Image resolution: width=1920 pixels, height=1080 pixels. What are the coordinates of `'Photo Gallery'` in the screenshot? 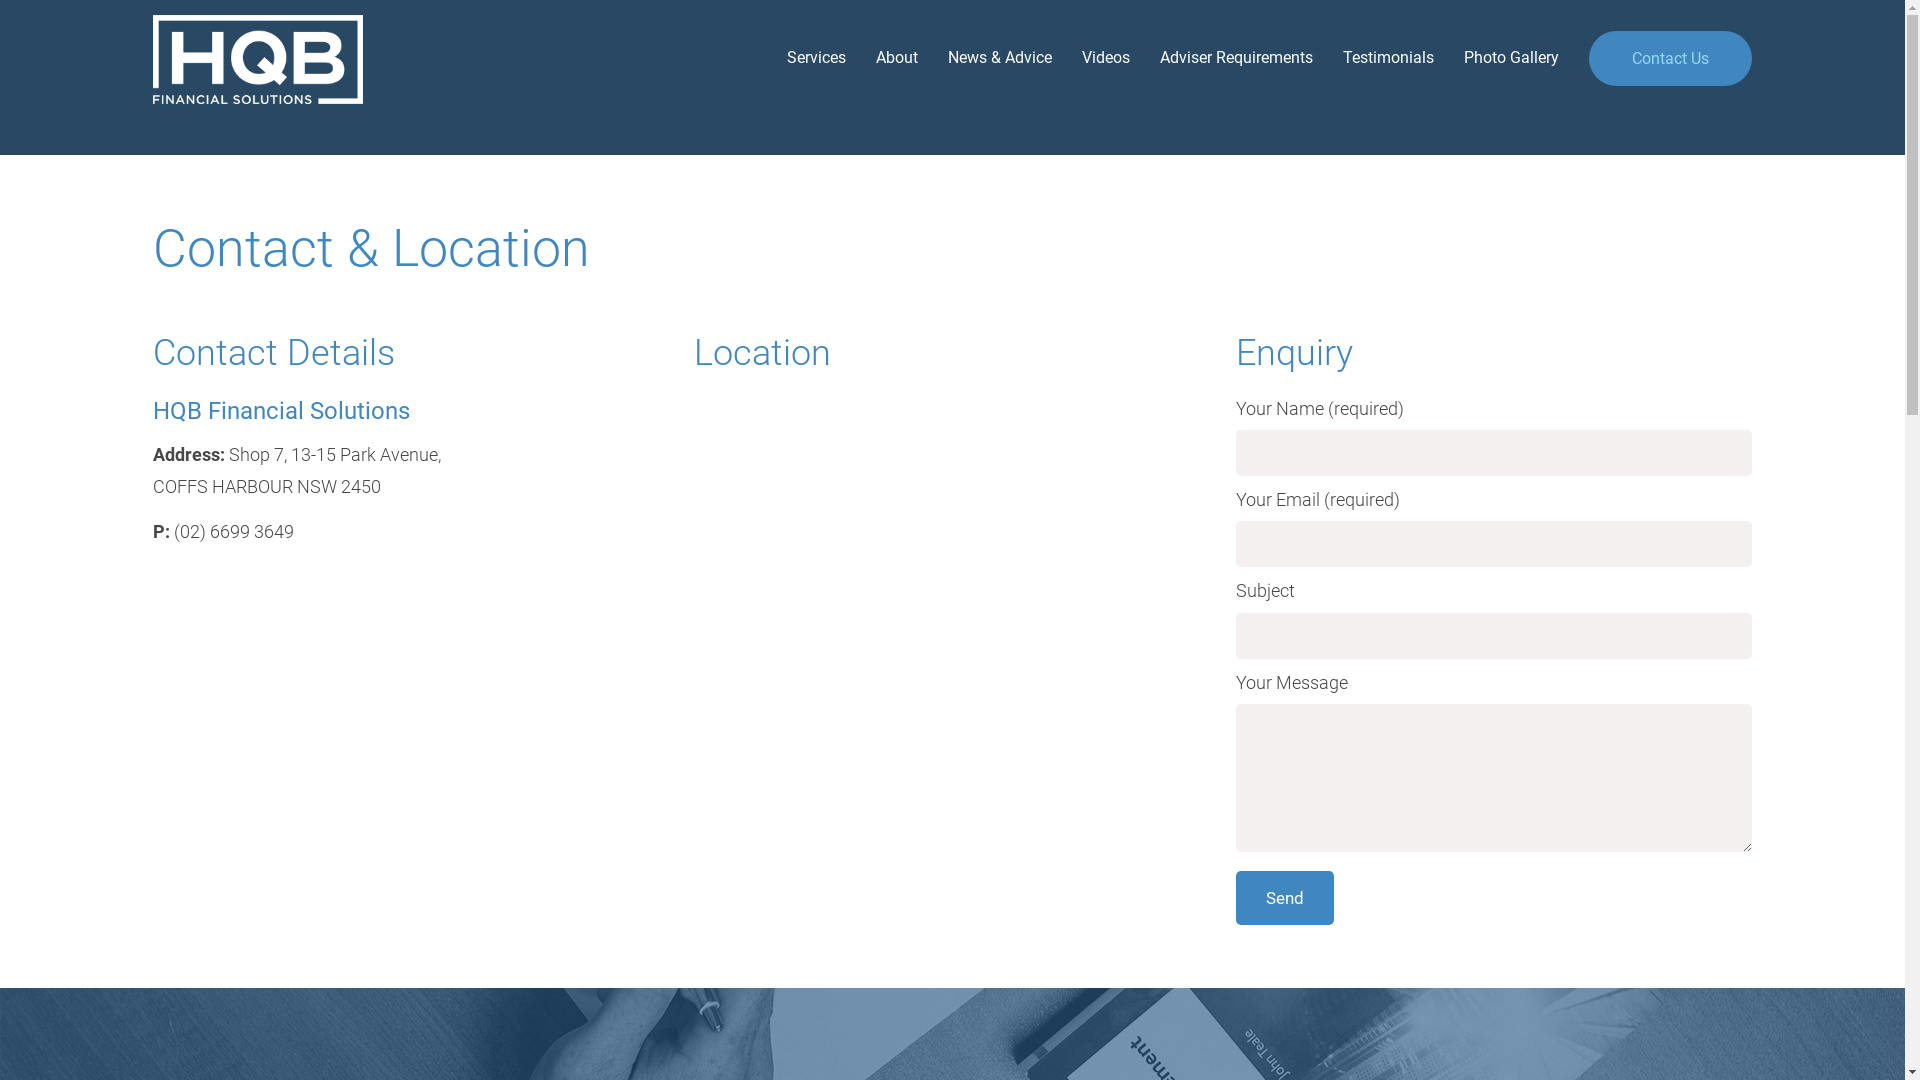 It's located at (1496, 56).